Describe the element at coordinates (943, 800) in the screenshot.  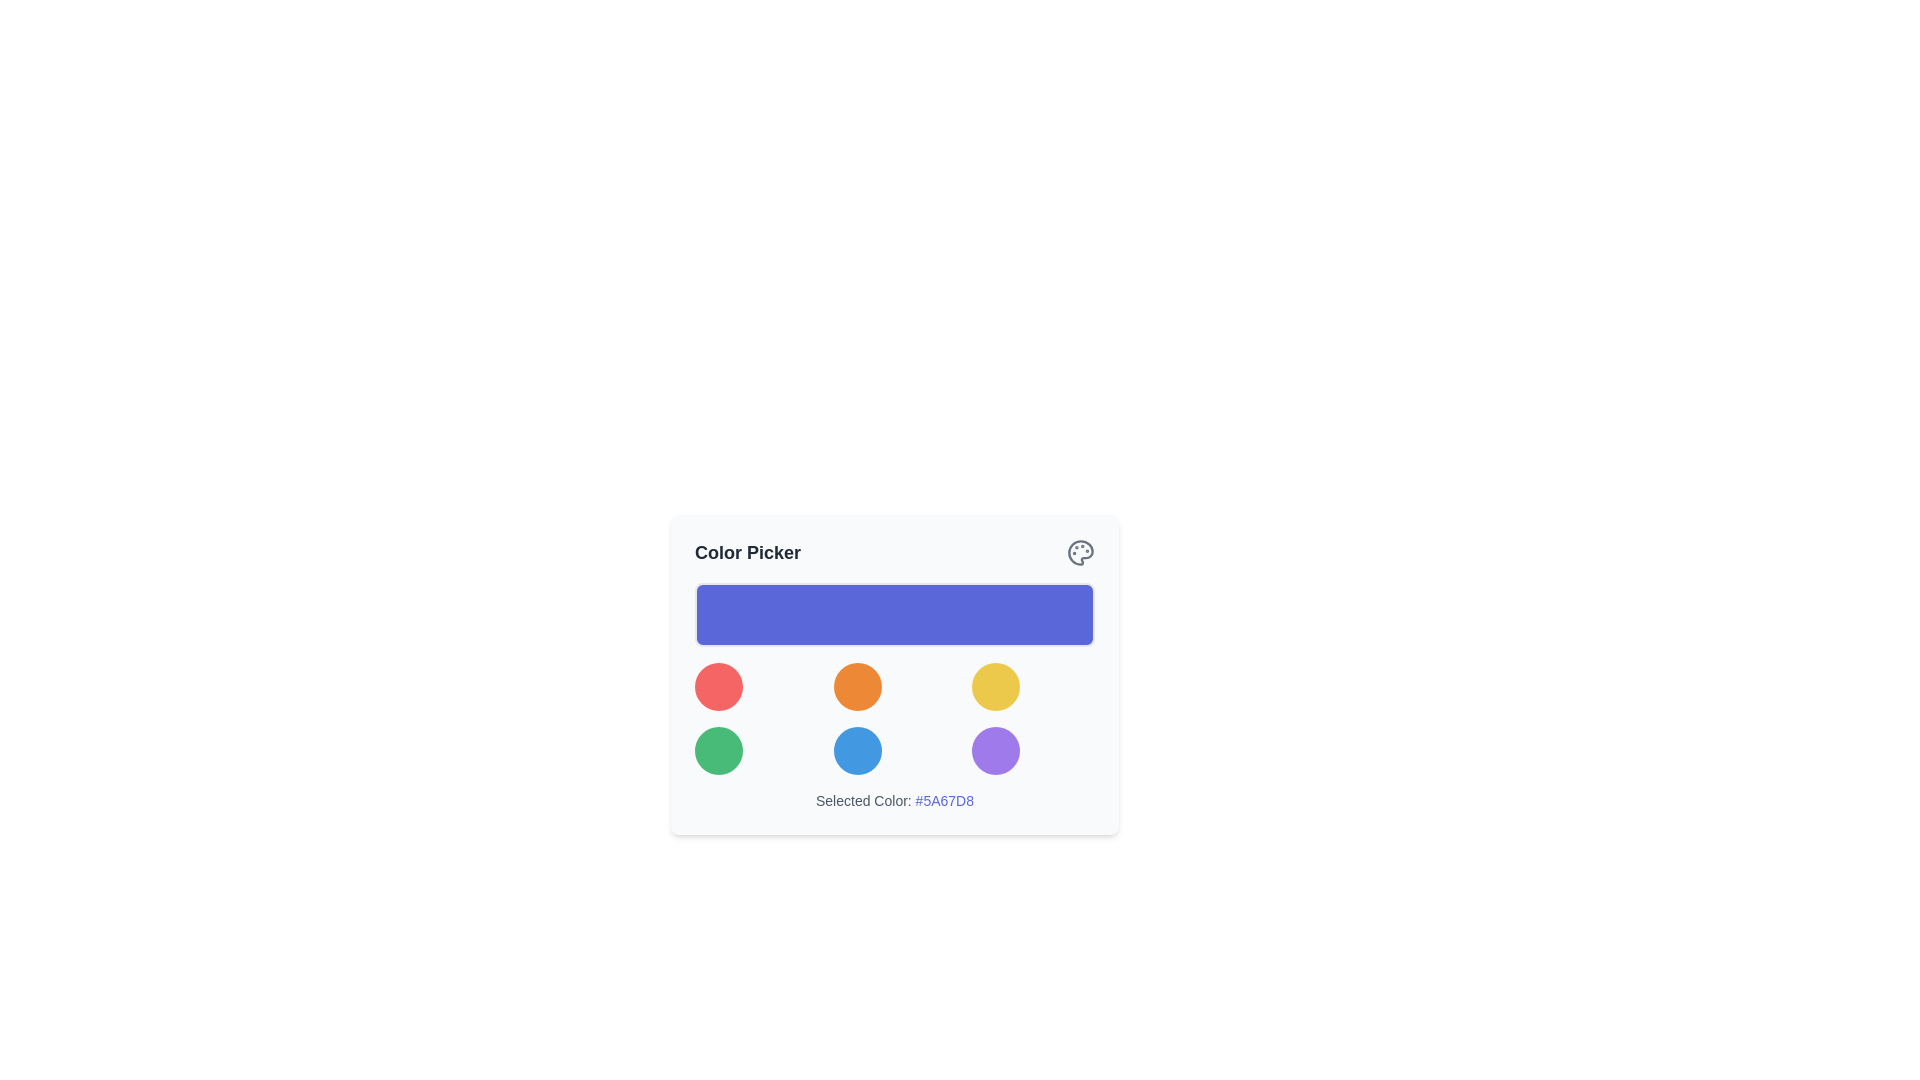
I see `the text label displaying '#5A67D8' in blue color, which is aligned horizontally after the label 'Selected Color:' in the 'Color Picker' interface` at that location.